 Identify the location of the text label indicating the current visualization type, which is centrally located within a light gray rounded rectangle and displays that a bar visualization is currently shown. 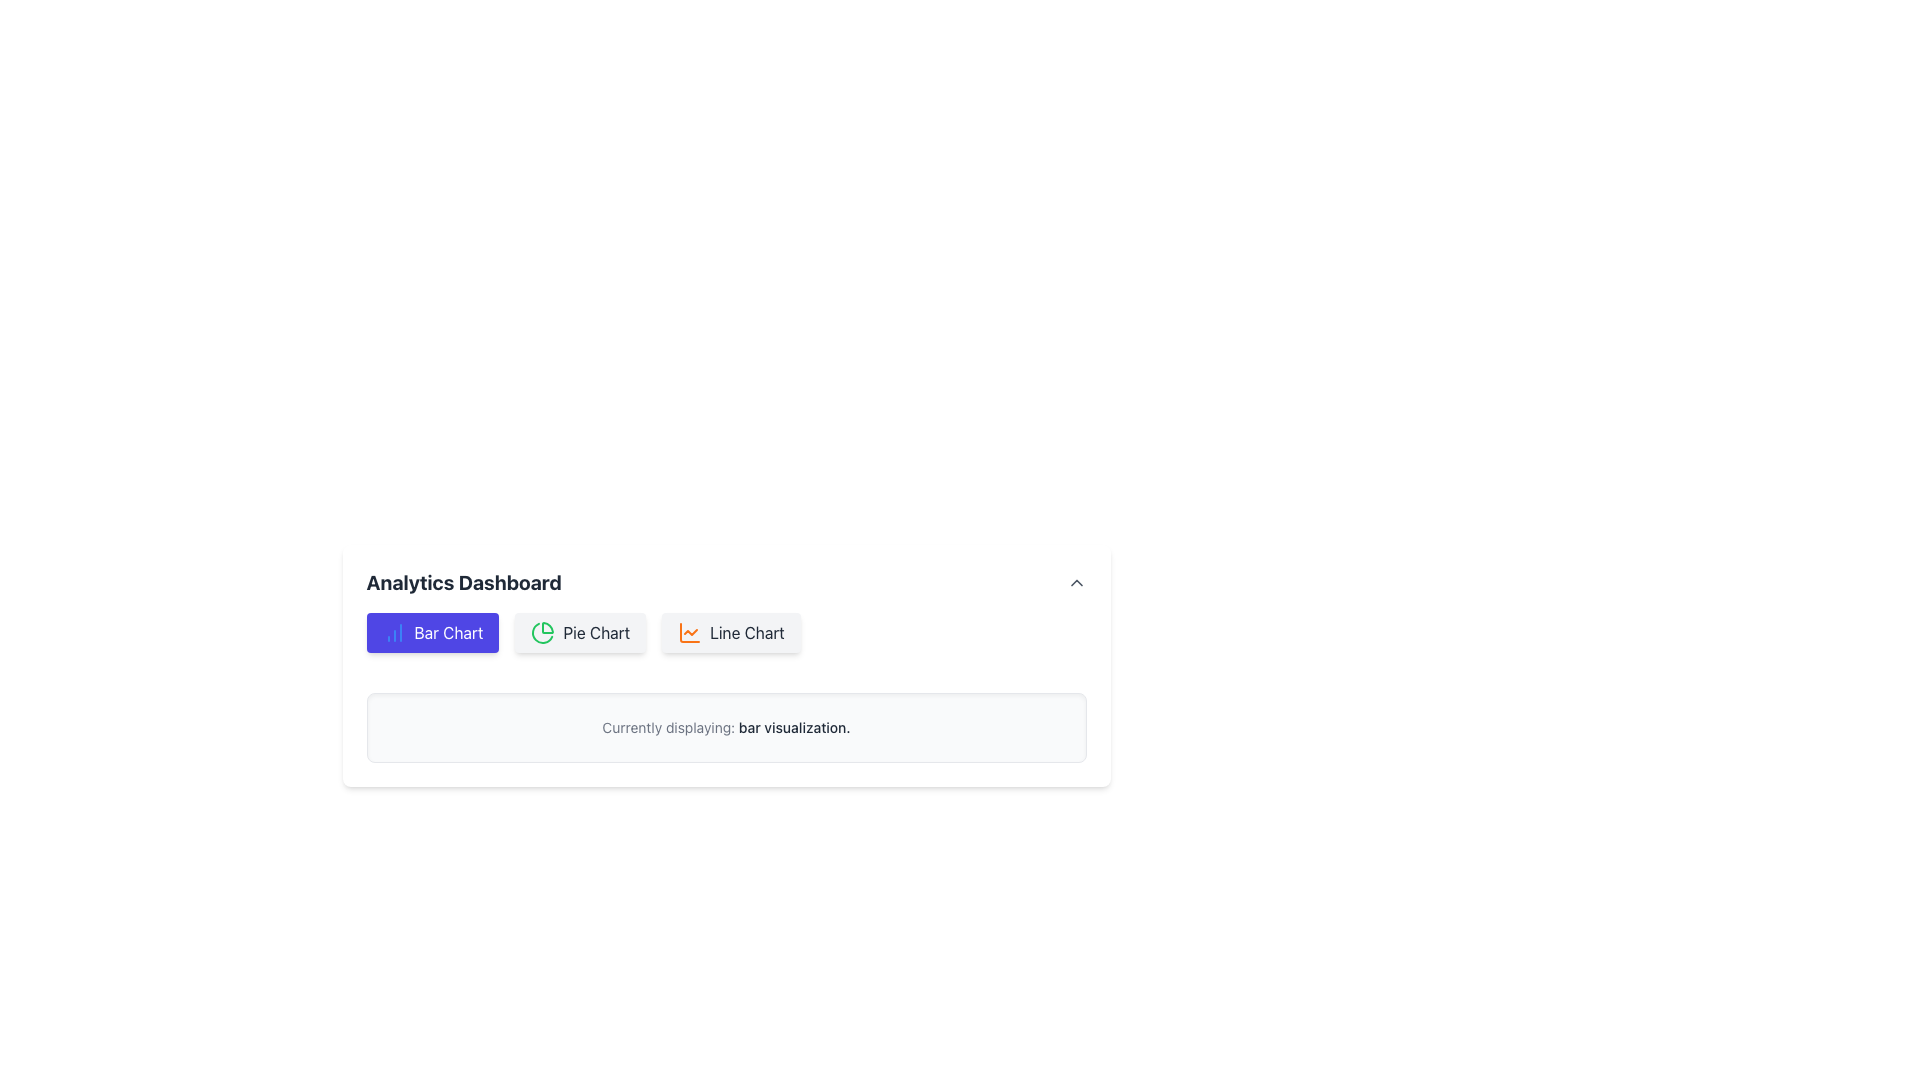
(725, 728).